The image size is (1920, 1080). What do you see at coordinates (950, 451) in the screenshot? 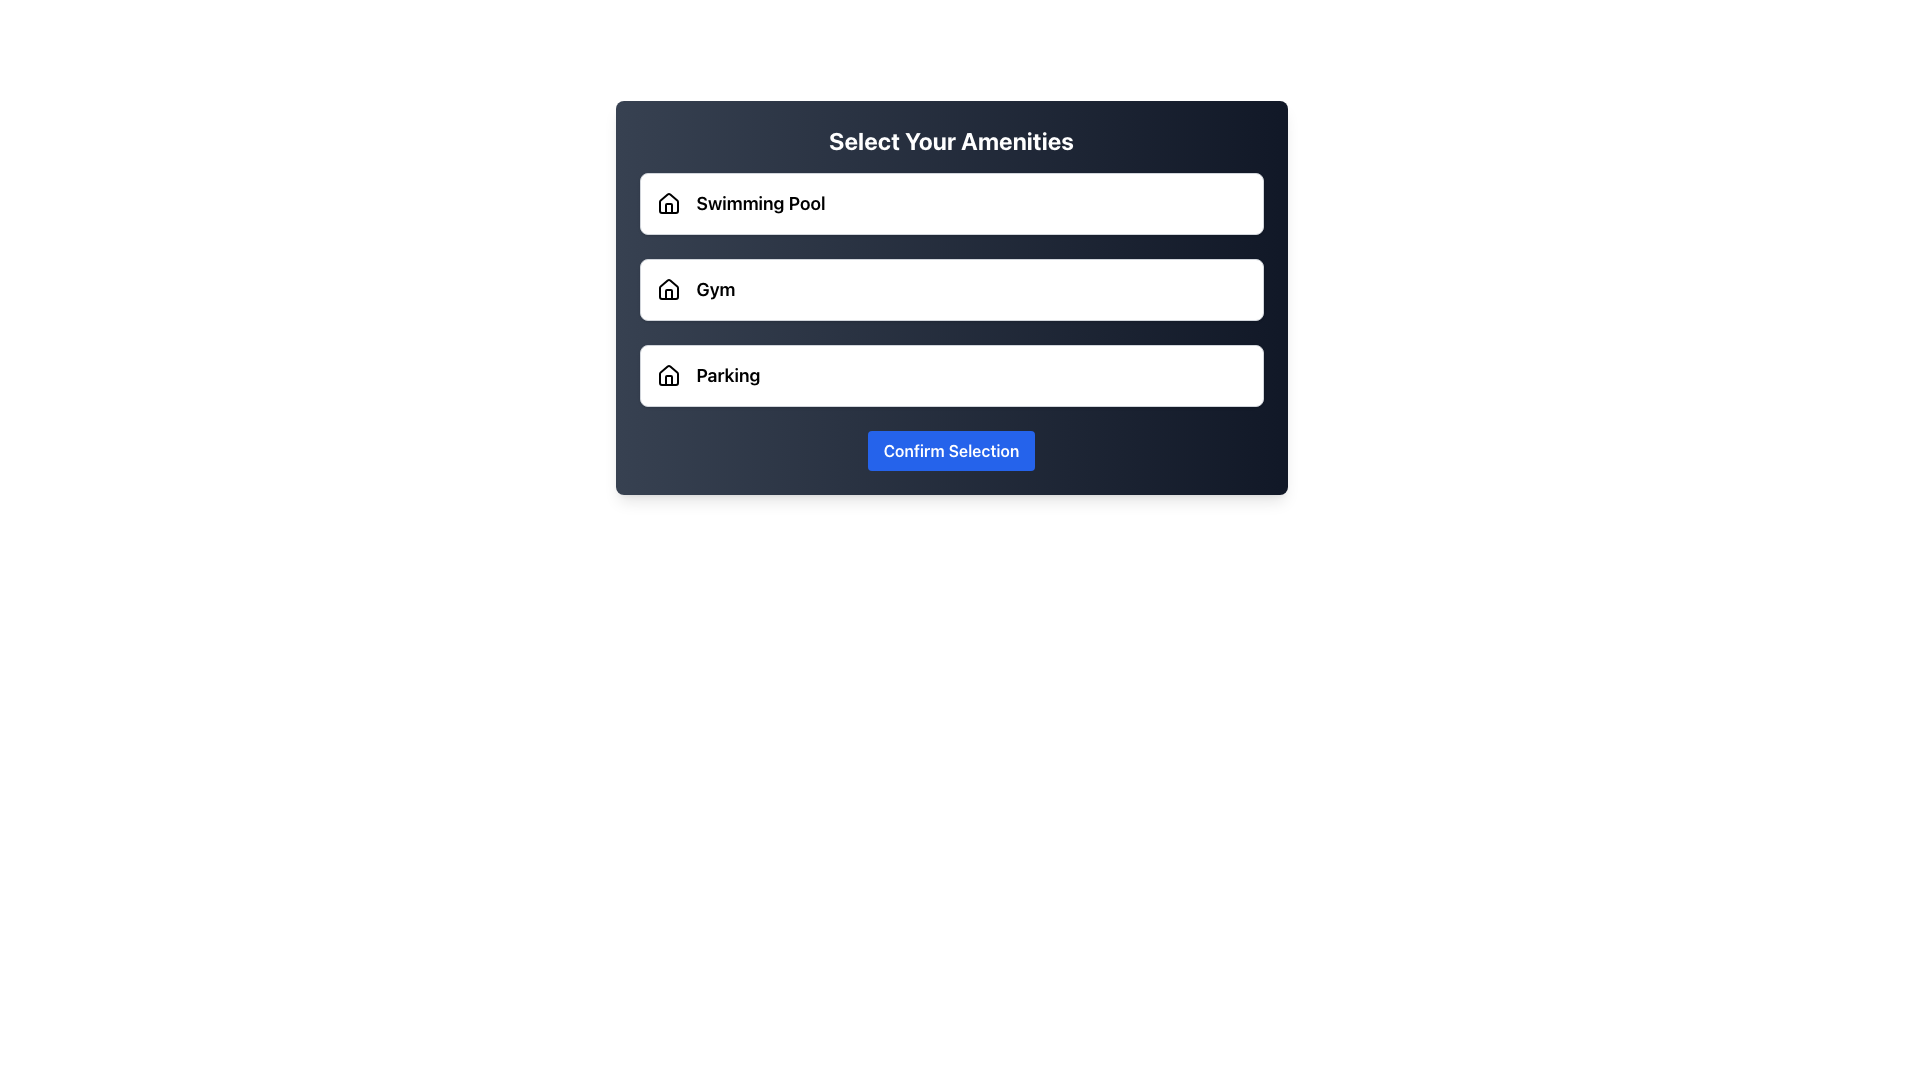
I see `the 'Confirm Selection' button, which has a vibrant blue background and white bold text, located at the bottom center of the card interface` at bounding box center [950, 451].